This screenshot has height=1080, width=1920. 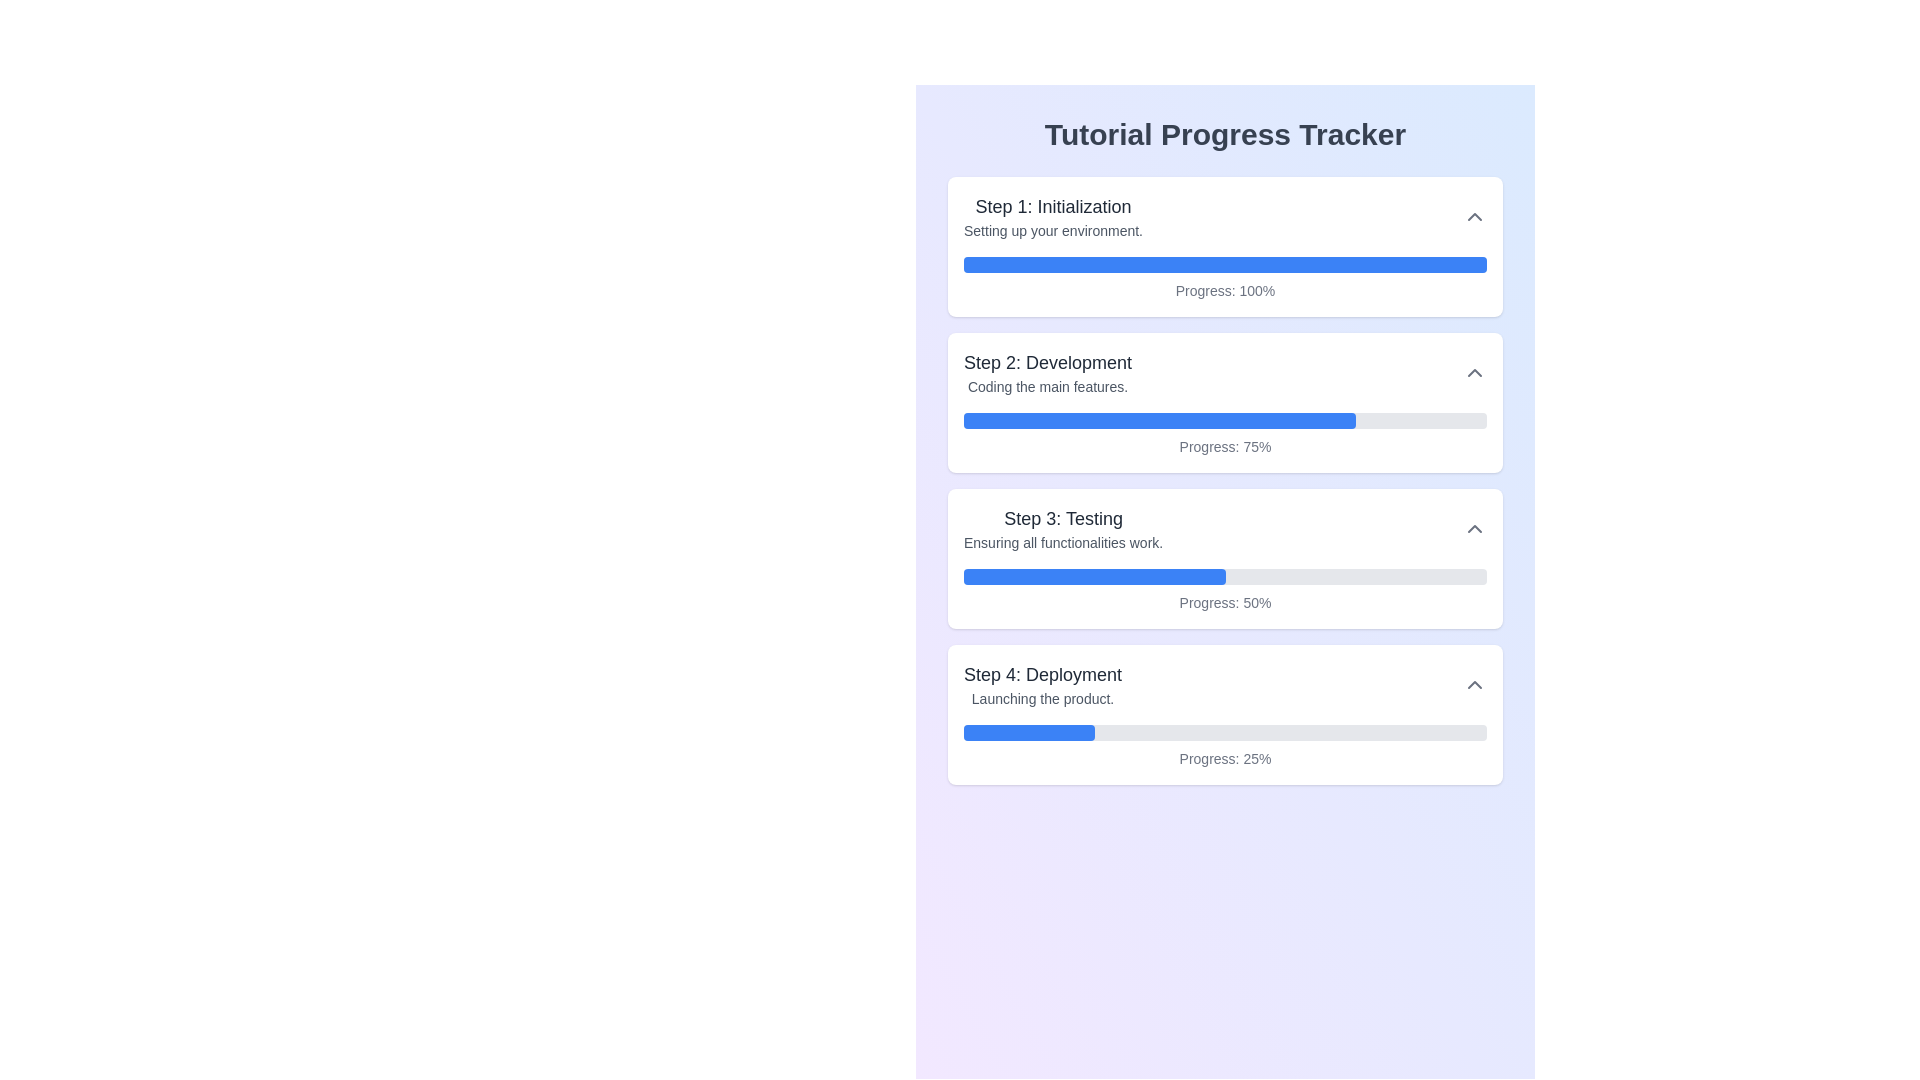 I want to click on the text label that reads 'Progress: 25%' located below the progress bar in the 'Step 4: Deployment' section of the vertical progress tracker, so click(x=1224, y=759).